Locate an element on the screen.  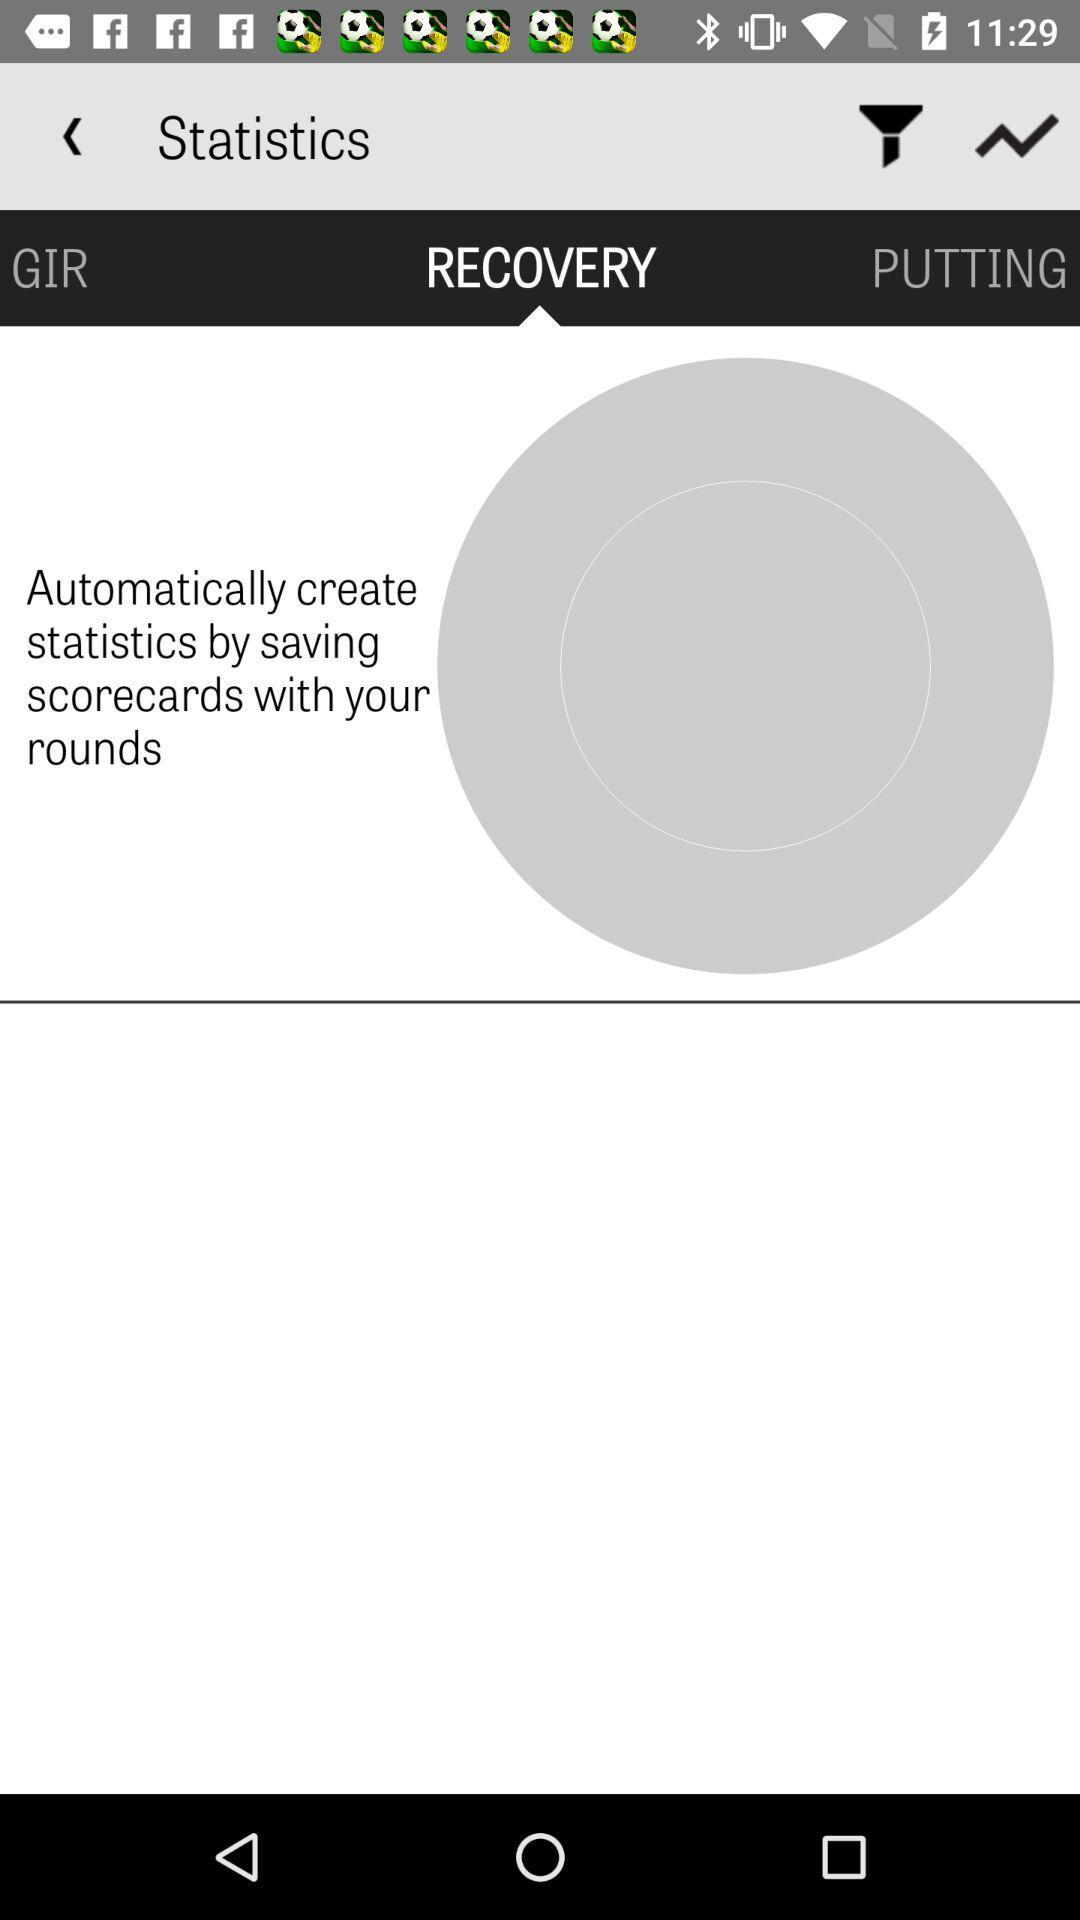
item to the left of statistics app is located at coordinates (72, 135).